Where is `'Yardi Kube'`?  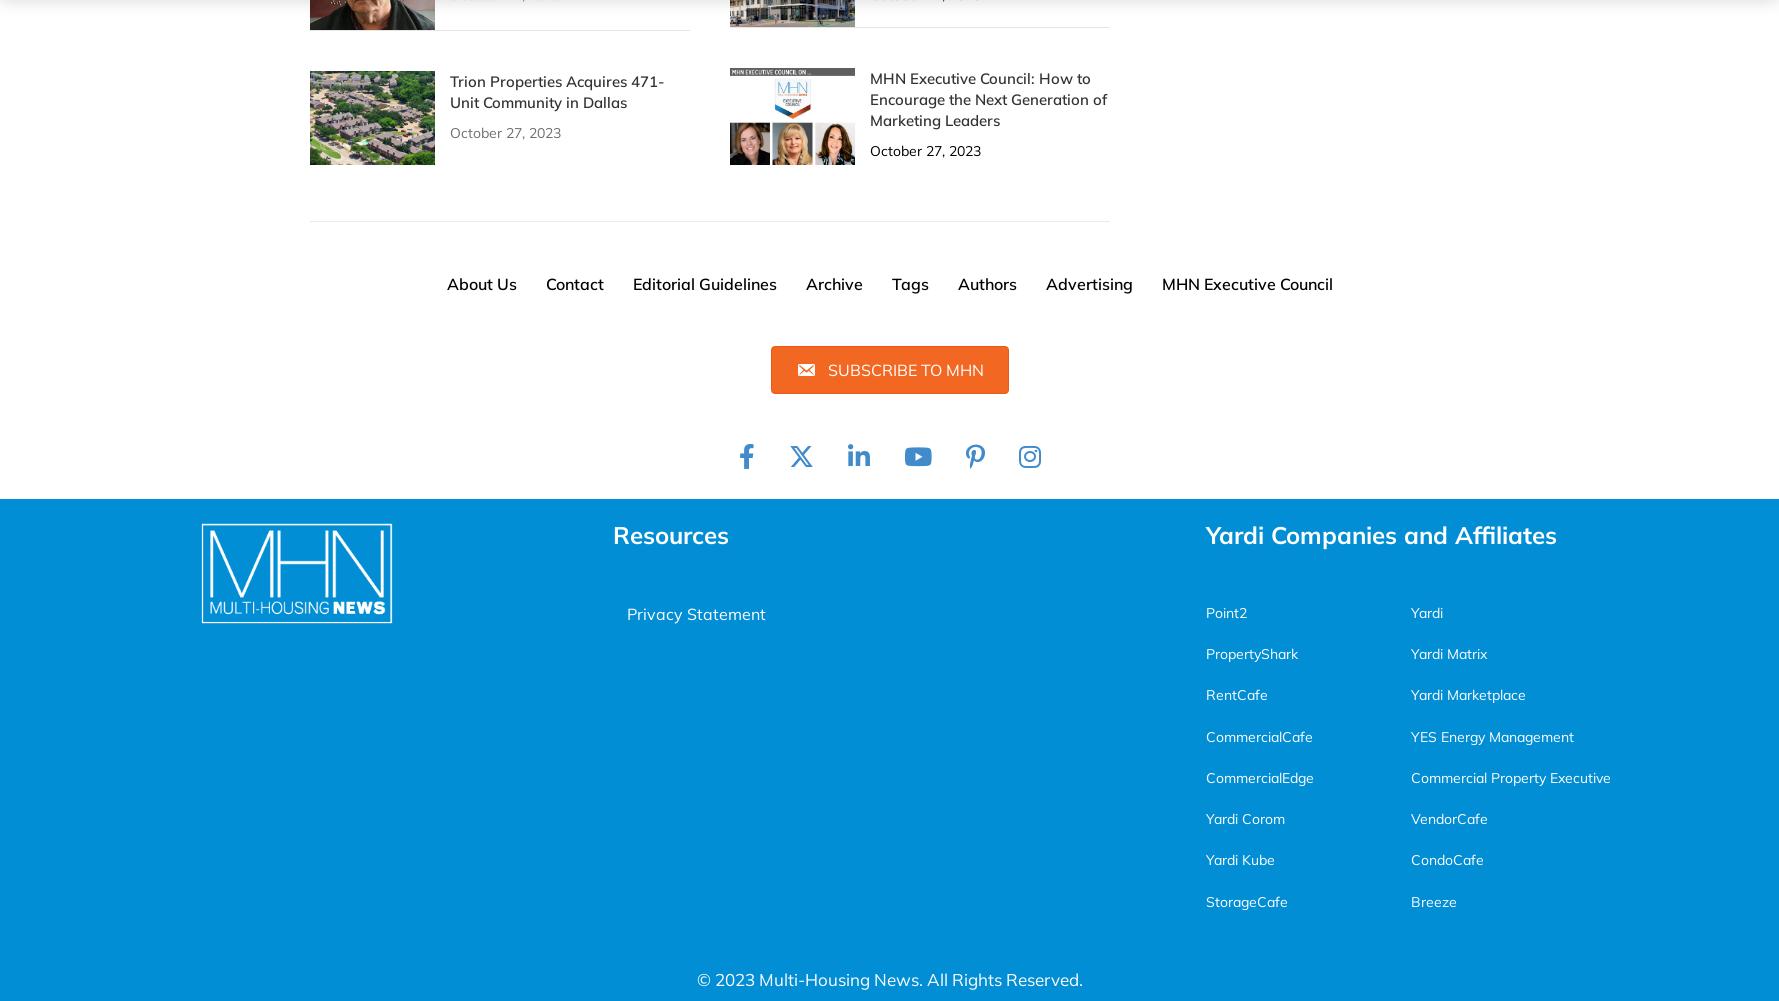
'Yardi Kube' is located at coordinates (1203, 859).